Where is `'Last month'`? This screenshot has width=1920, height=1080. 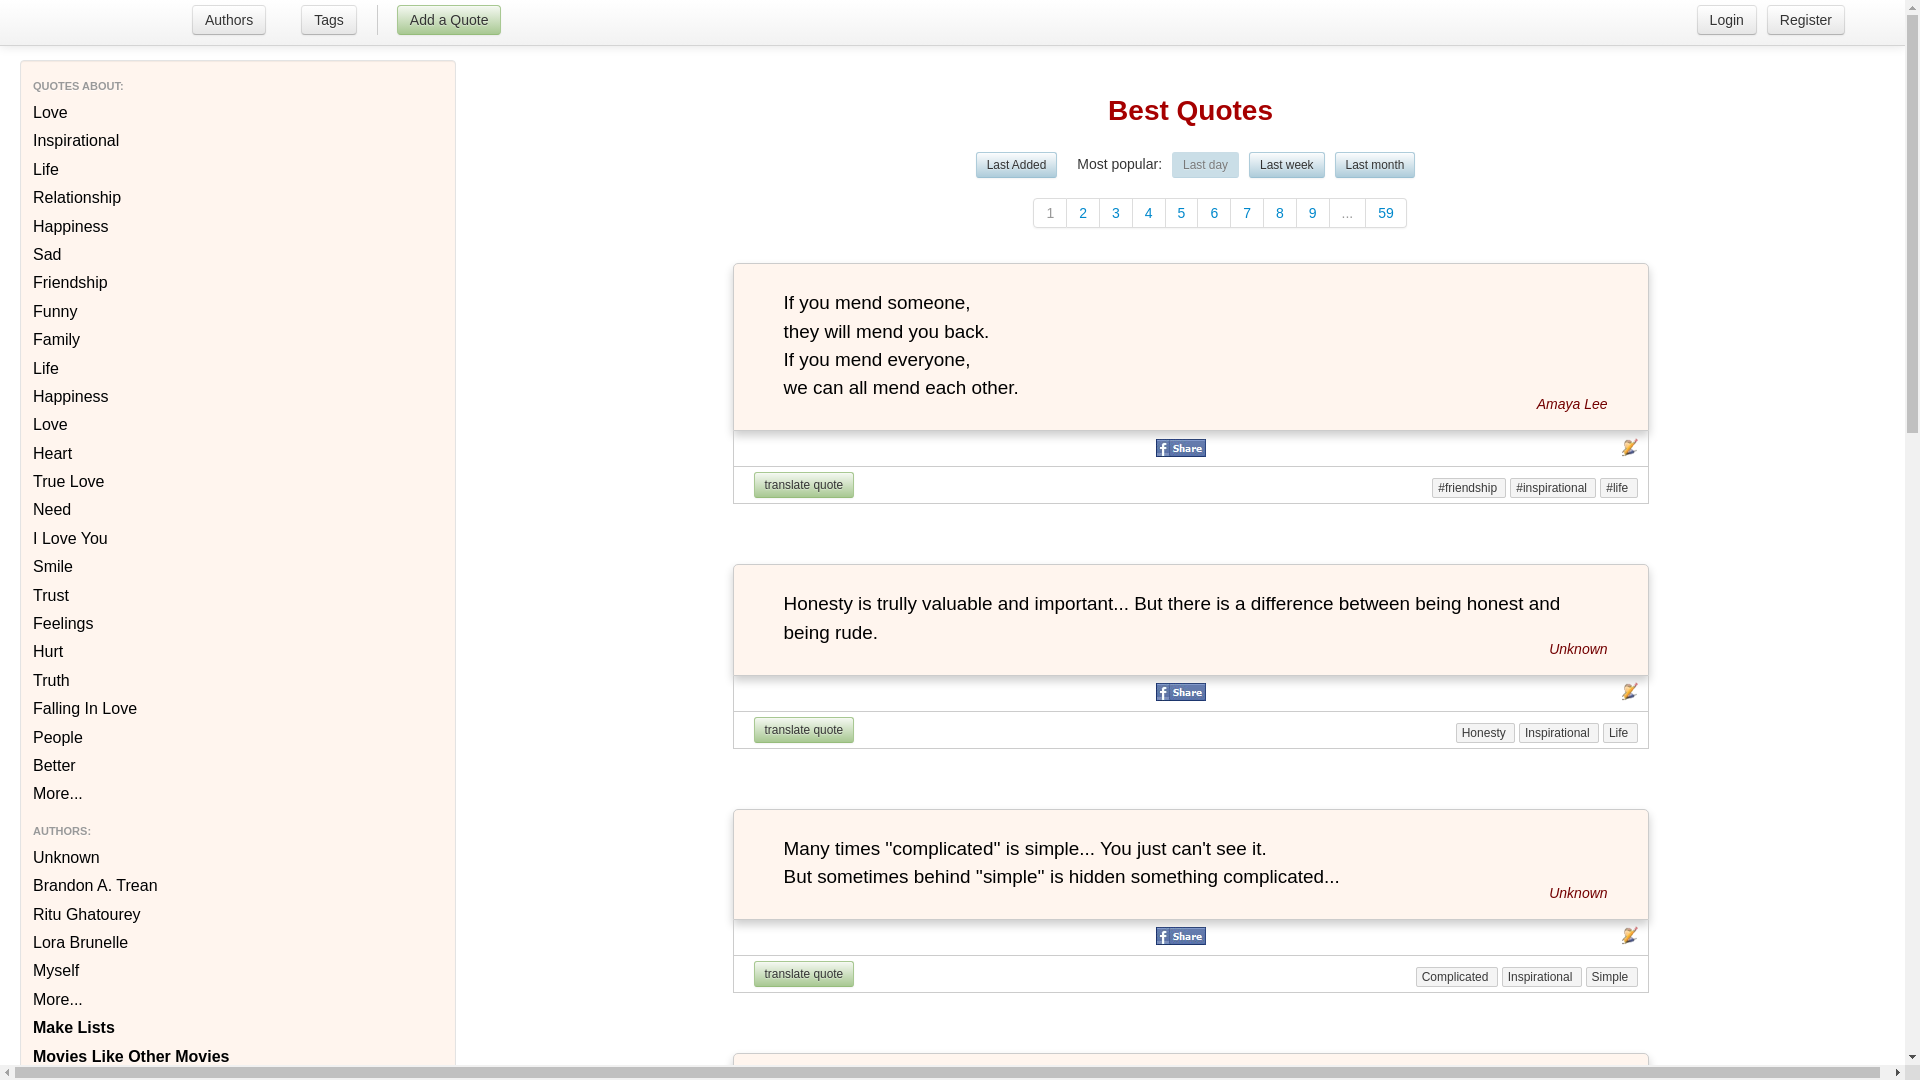 'Last month' is located at coordinates (1374, 164).